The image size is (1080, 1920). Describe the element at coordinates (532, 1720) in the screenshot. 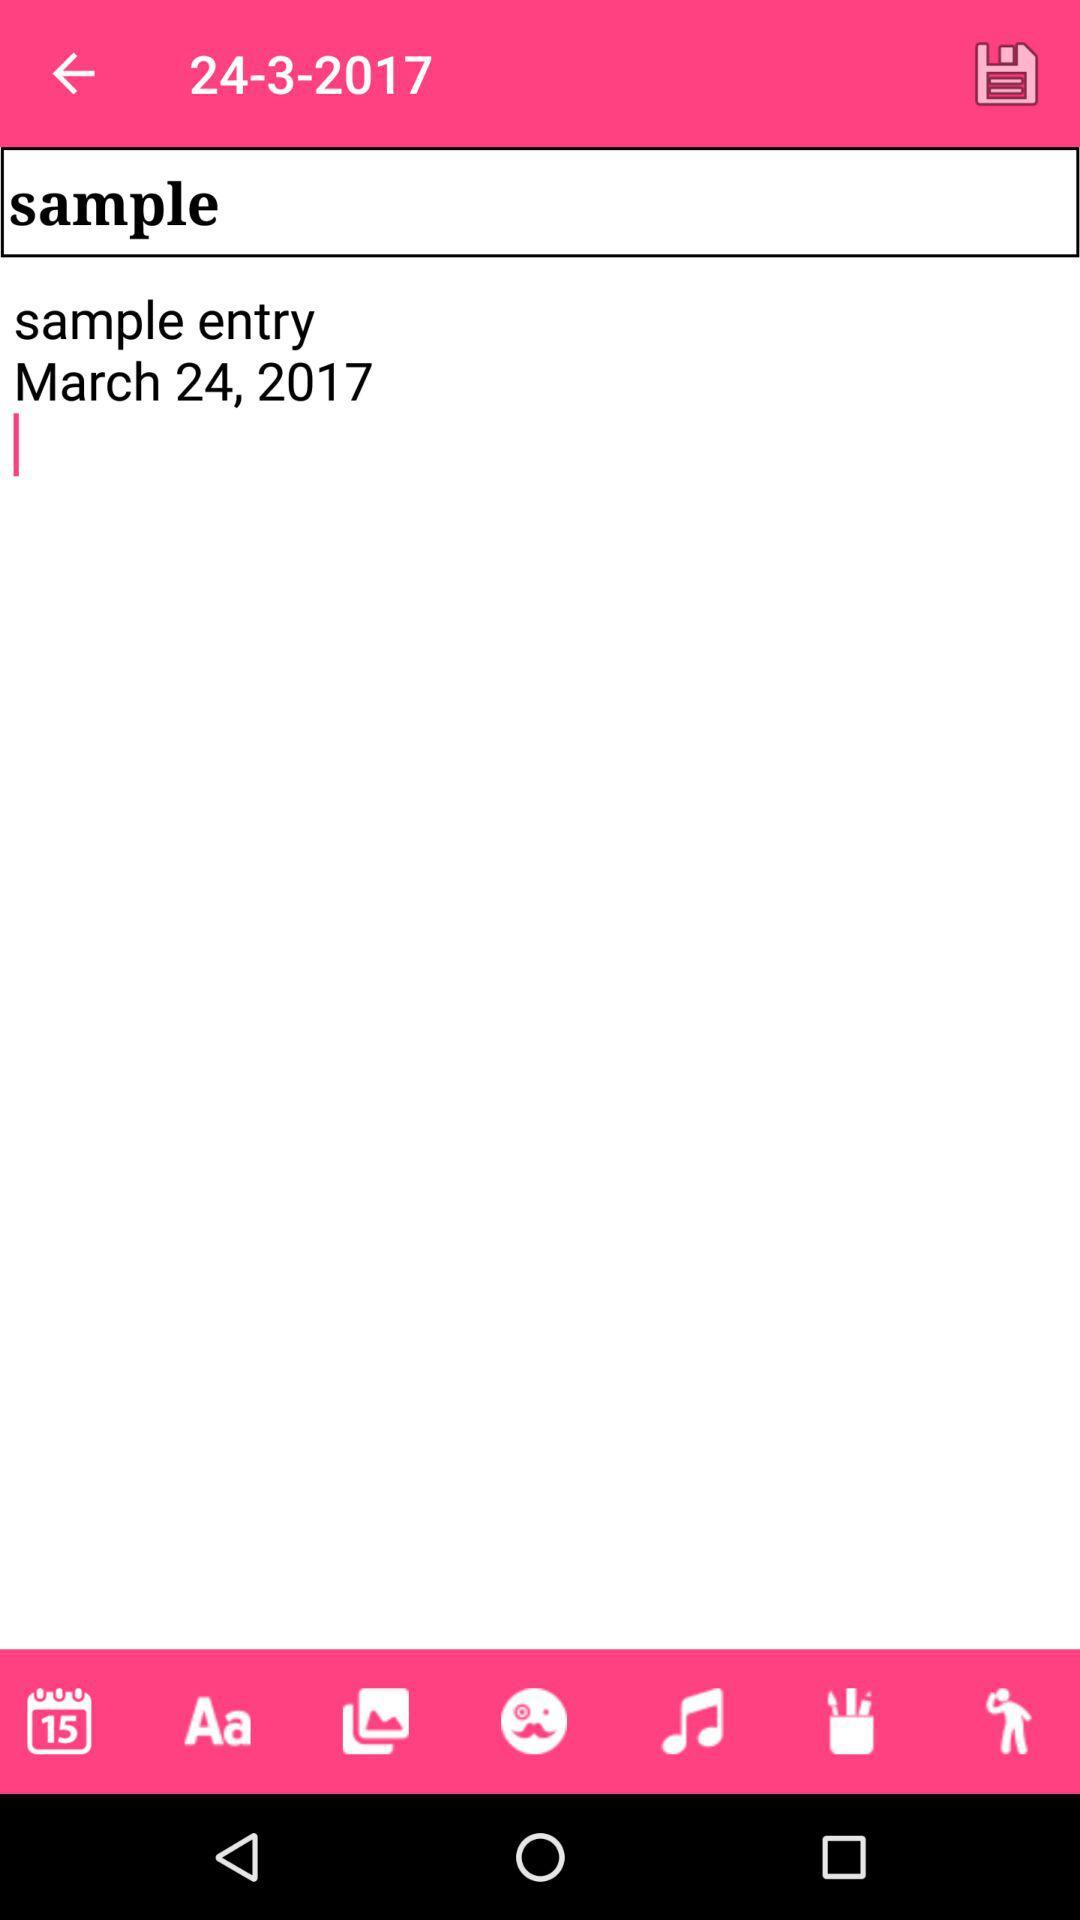

I see `the emoji icon` at that location.